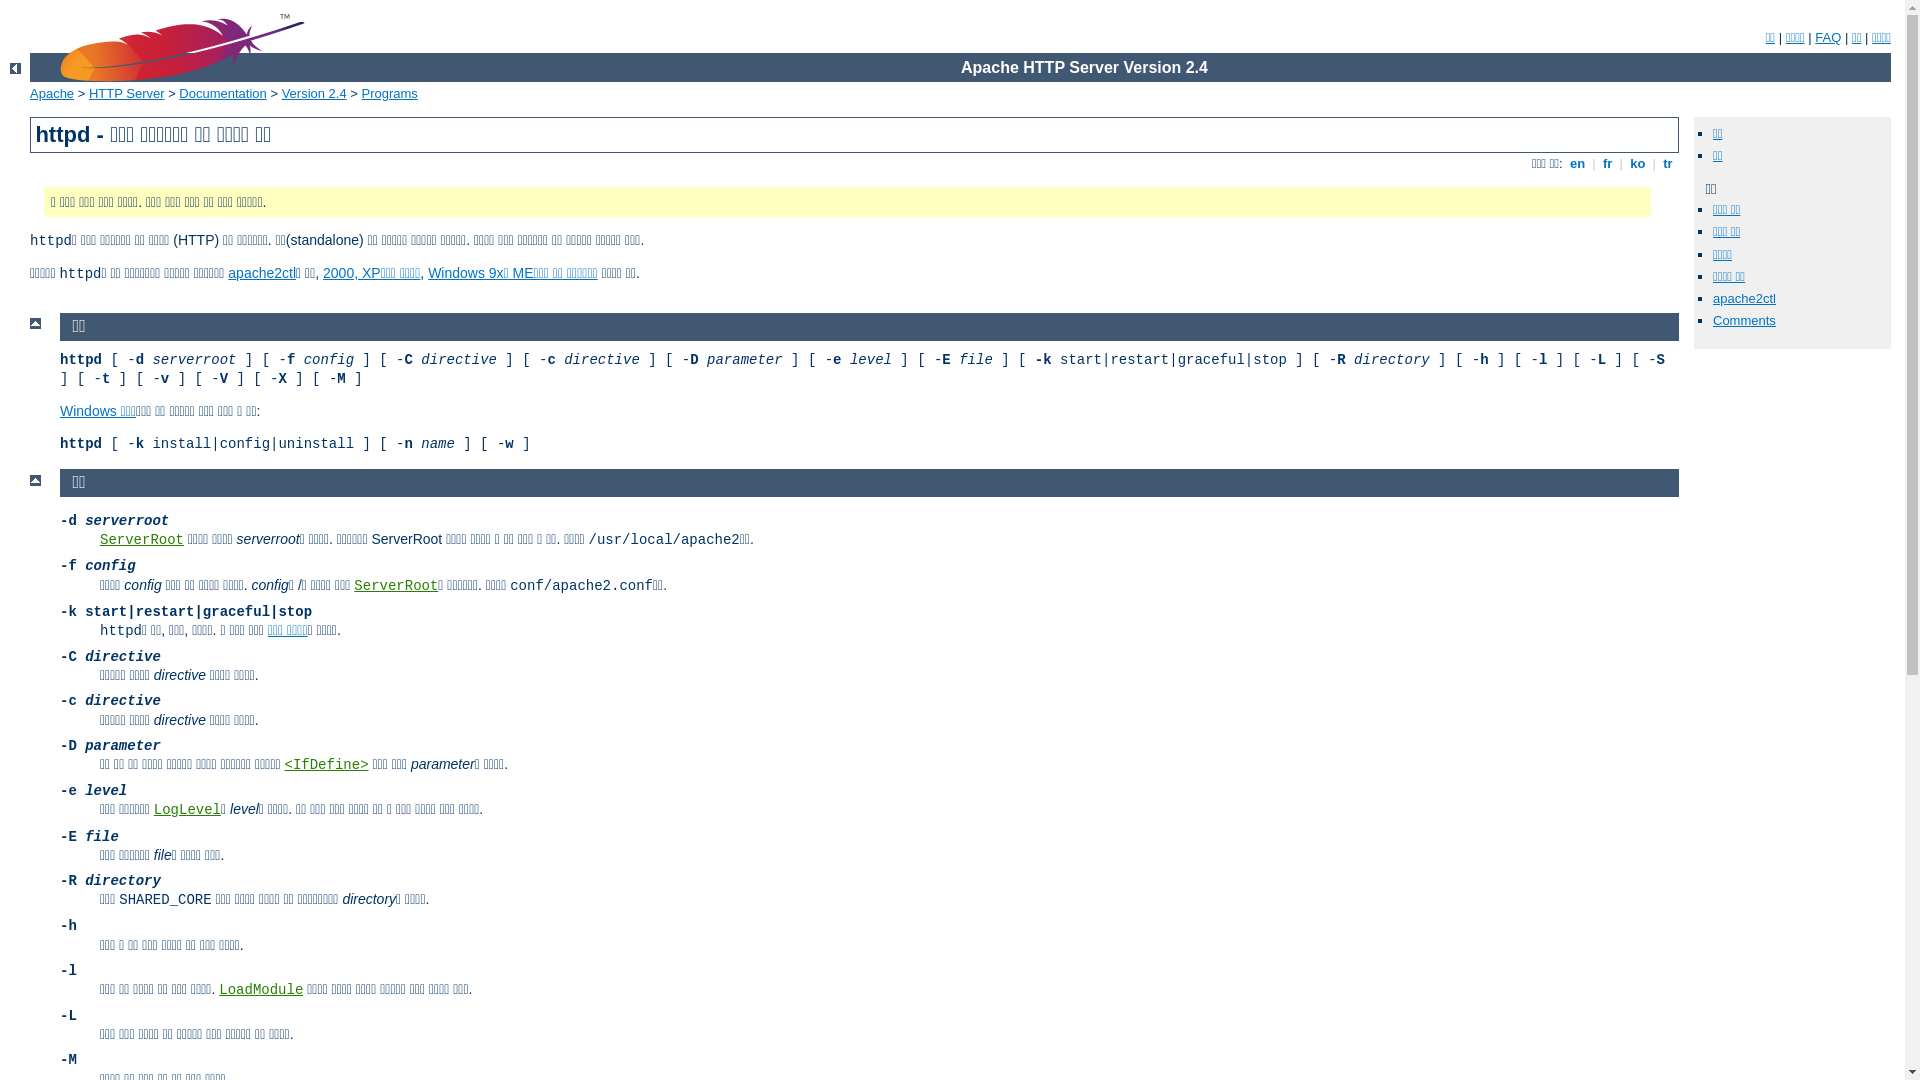  What do you see at coordinates (261, 273) in the screenshot?
I see `'apache2ctl'` at bounding box center [261, 273].